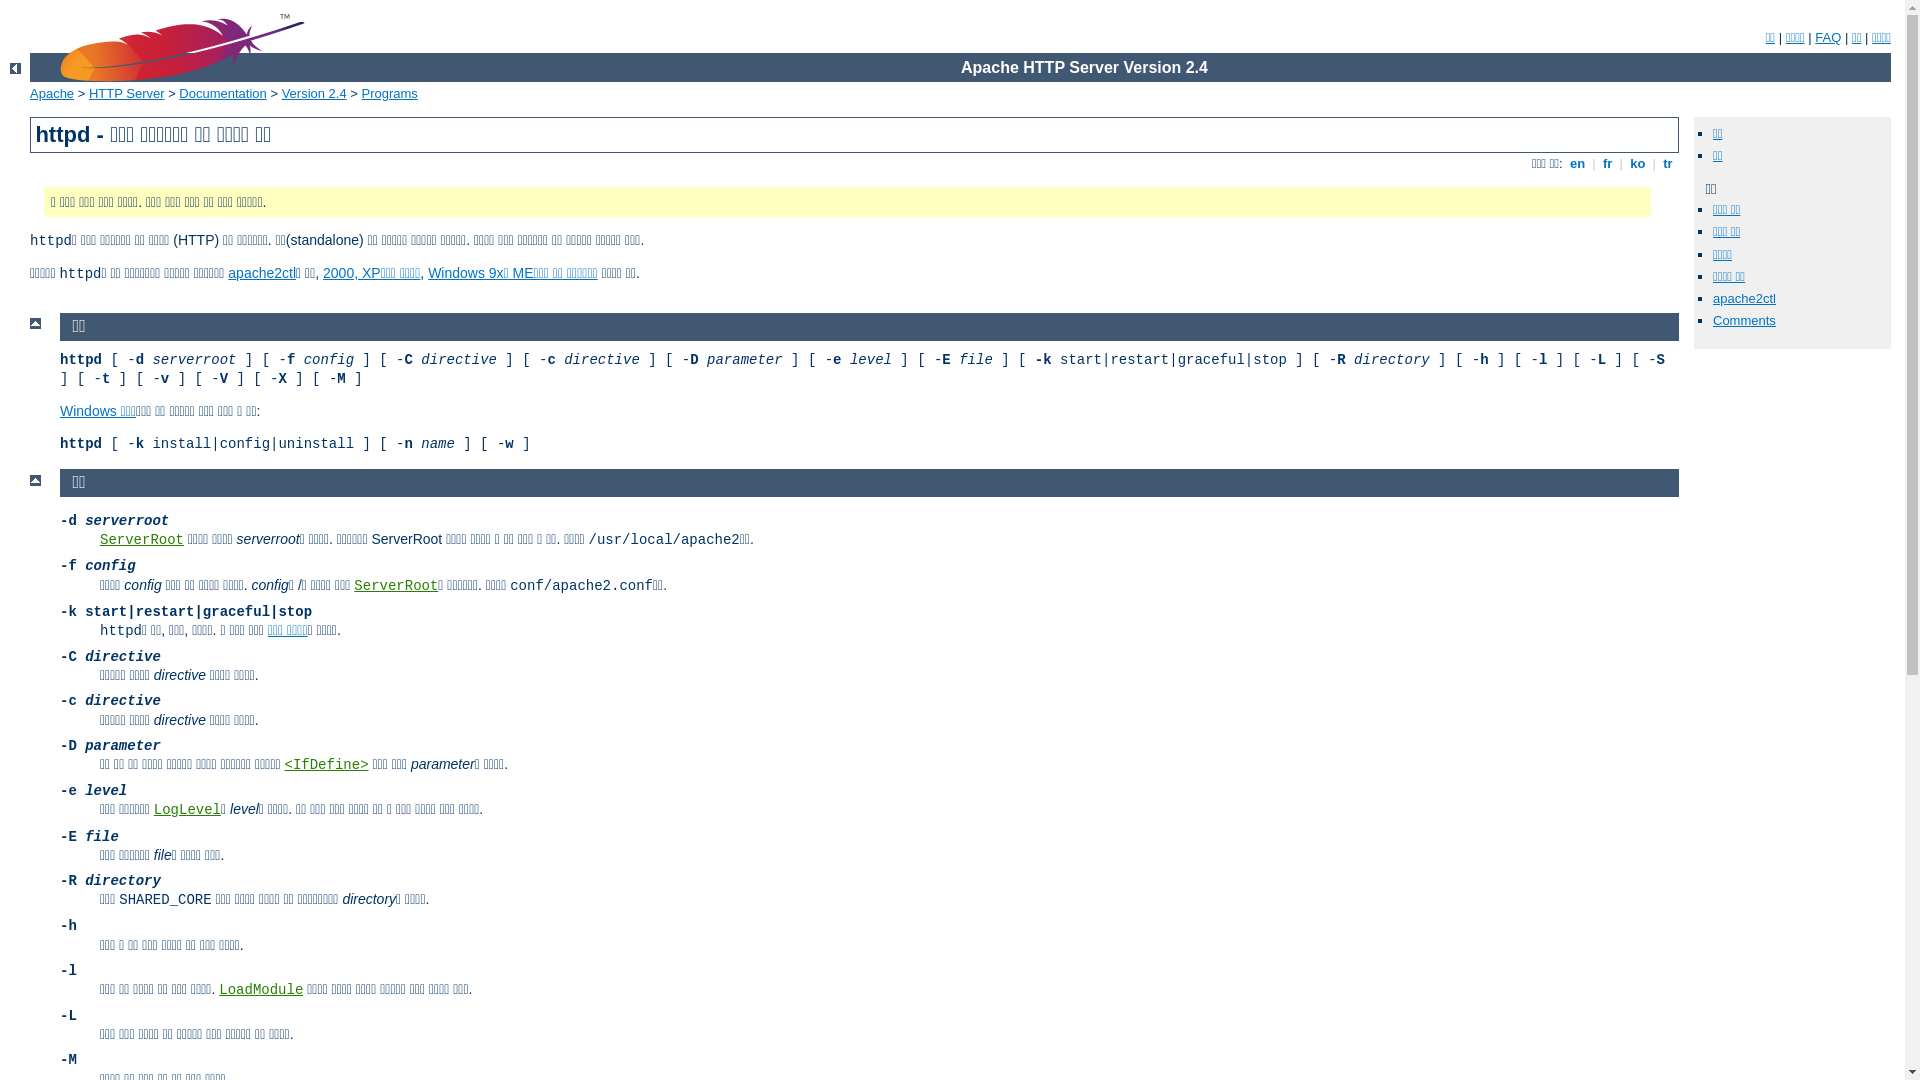  What do you see at coordinates (261, 273) in the screenshot?
I see `'apache2ctl'` at bounding box center [261, 273].